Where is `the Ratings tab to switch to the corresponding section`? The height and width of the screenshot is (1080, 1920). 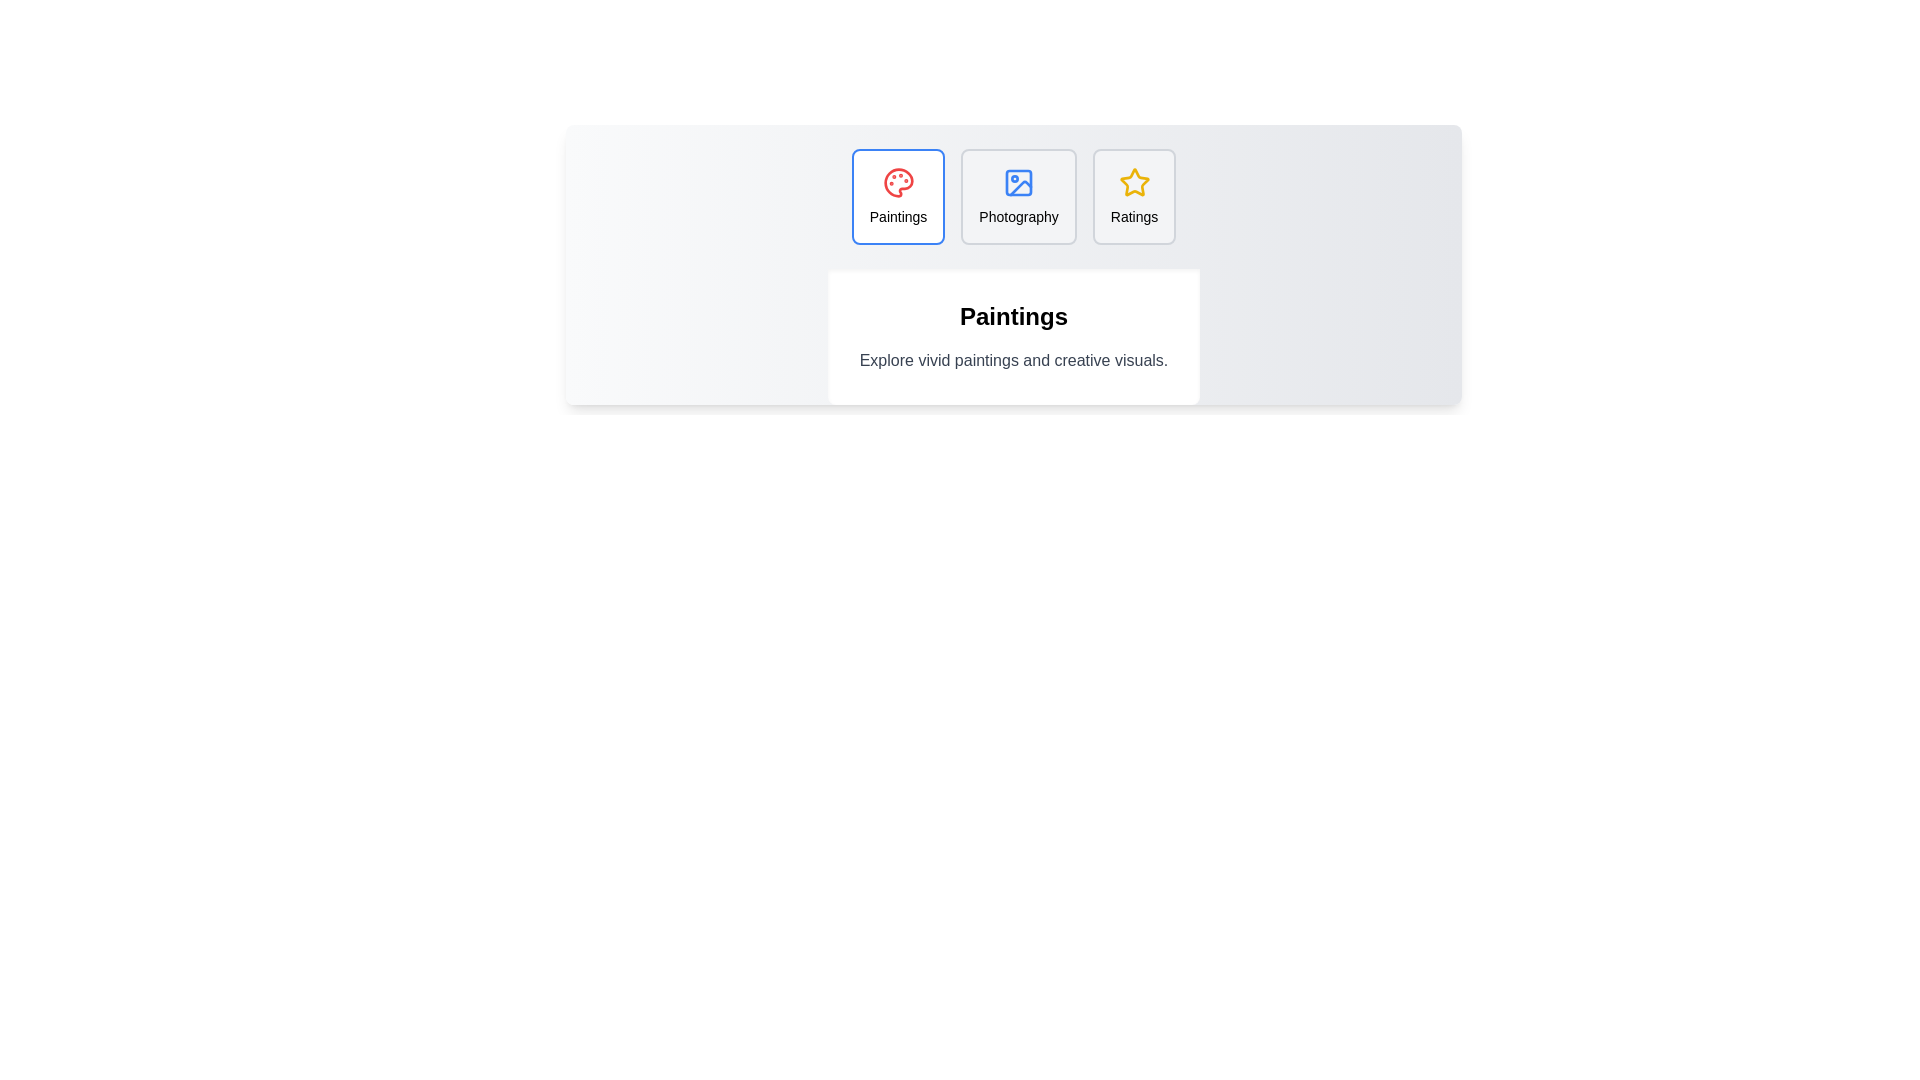 the Ratings tab to switch to the corresponding section is located at coordinates (1134, 196).